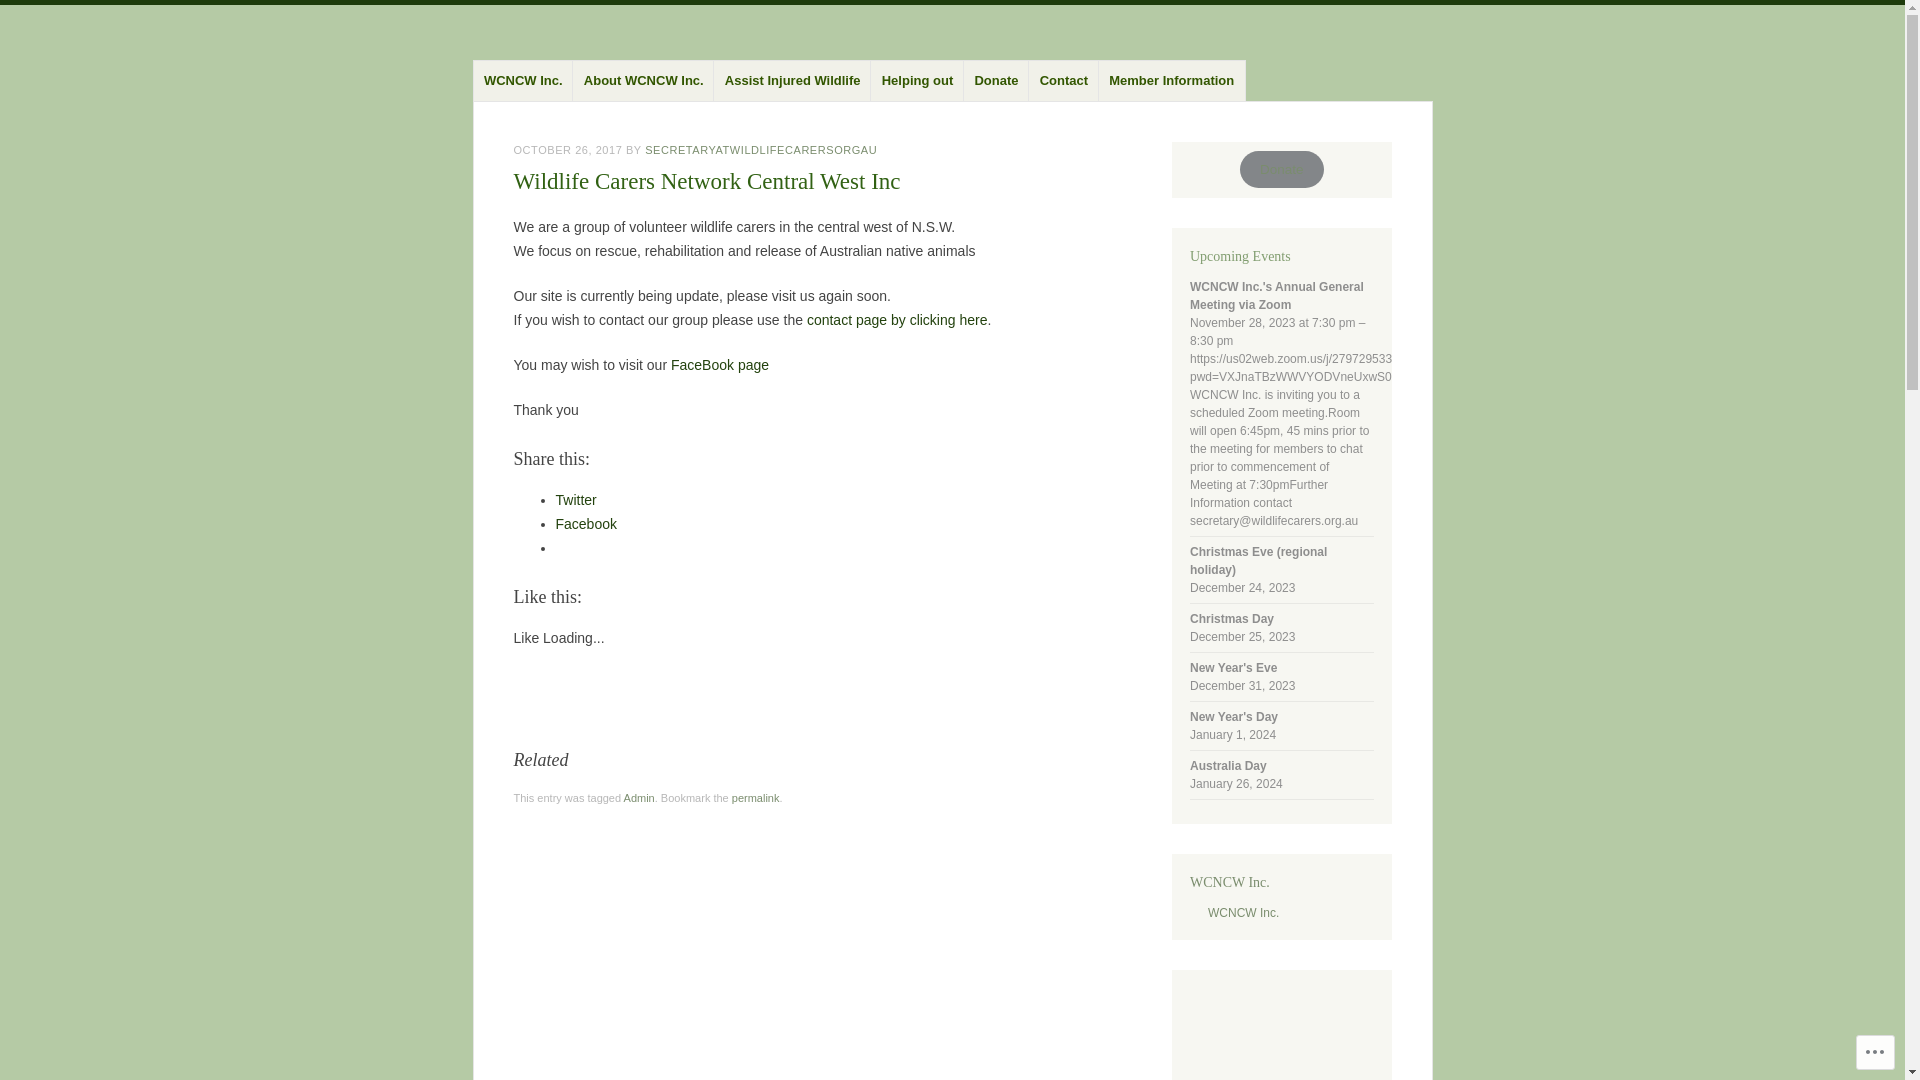 This screenshot has height=1080, width=1920. I want to click on 'About WCNCW Inc.', so click(570, 80).